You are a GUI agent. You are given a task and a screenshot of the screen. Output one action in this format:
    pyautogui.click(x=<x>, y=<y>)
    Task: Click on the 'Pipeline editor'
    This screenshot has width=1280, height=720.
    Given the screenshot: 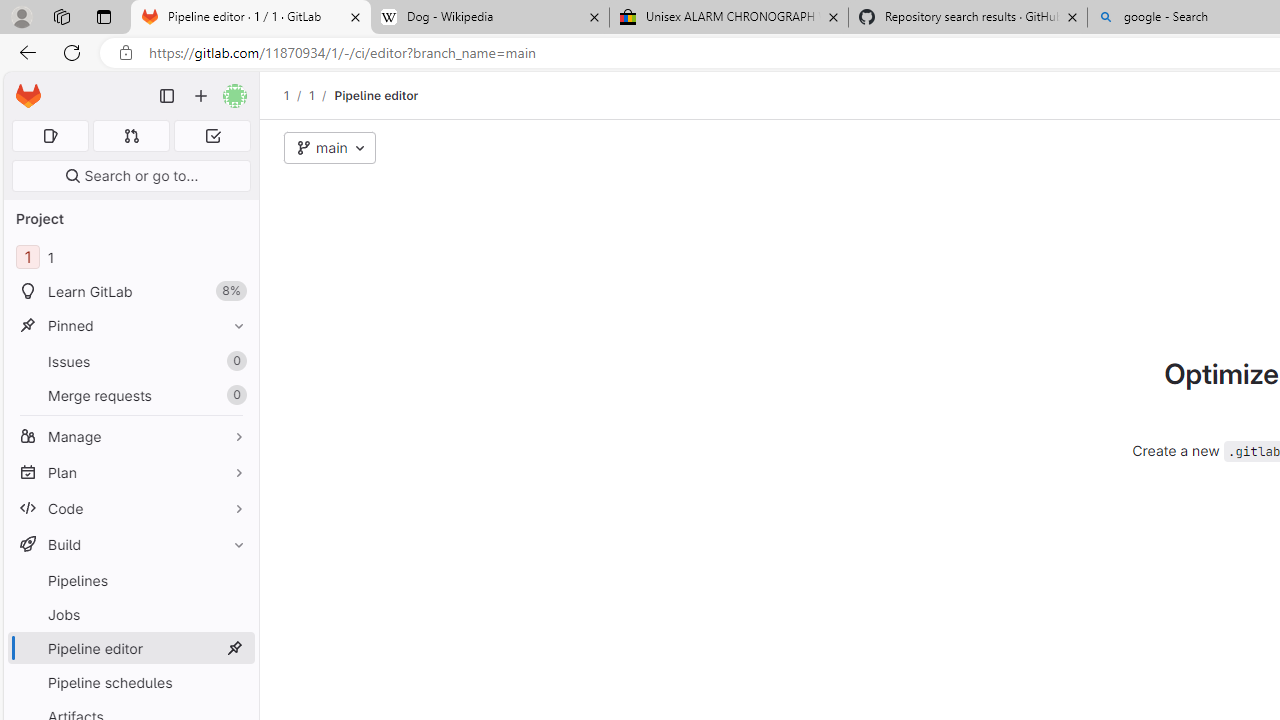 What is the action you would take?
    pyautogui.click(x=376, y=95)
    